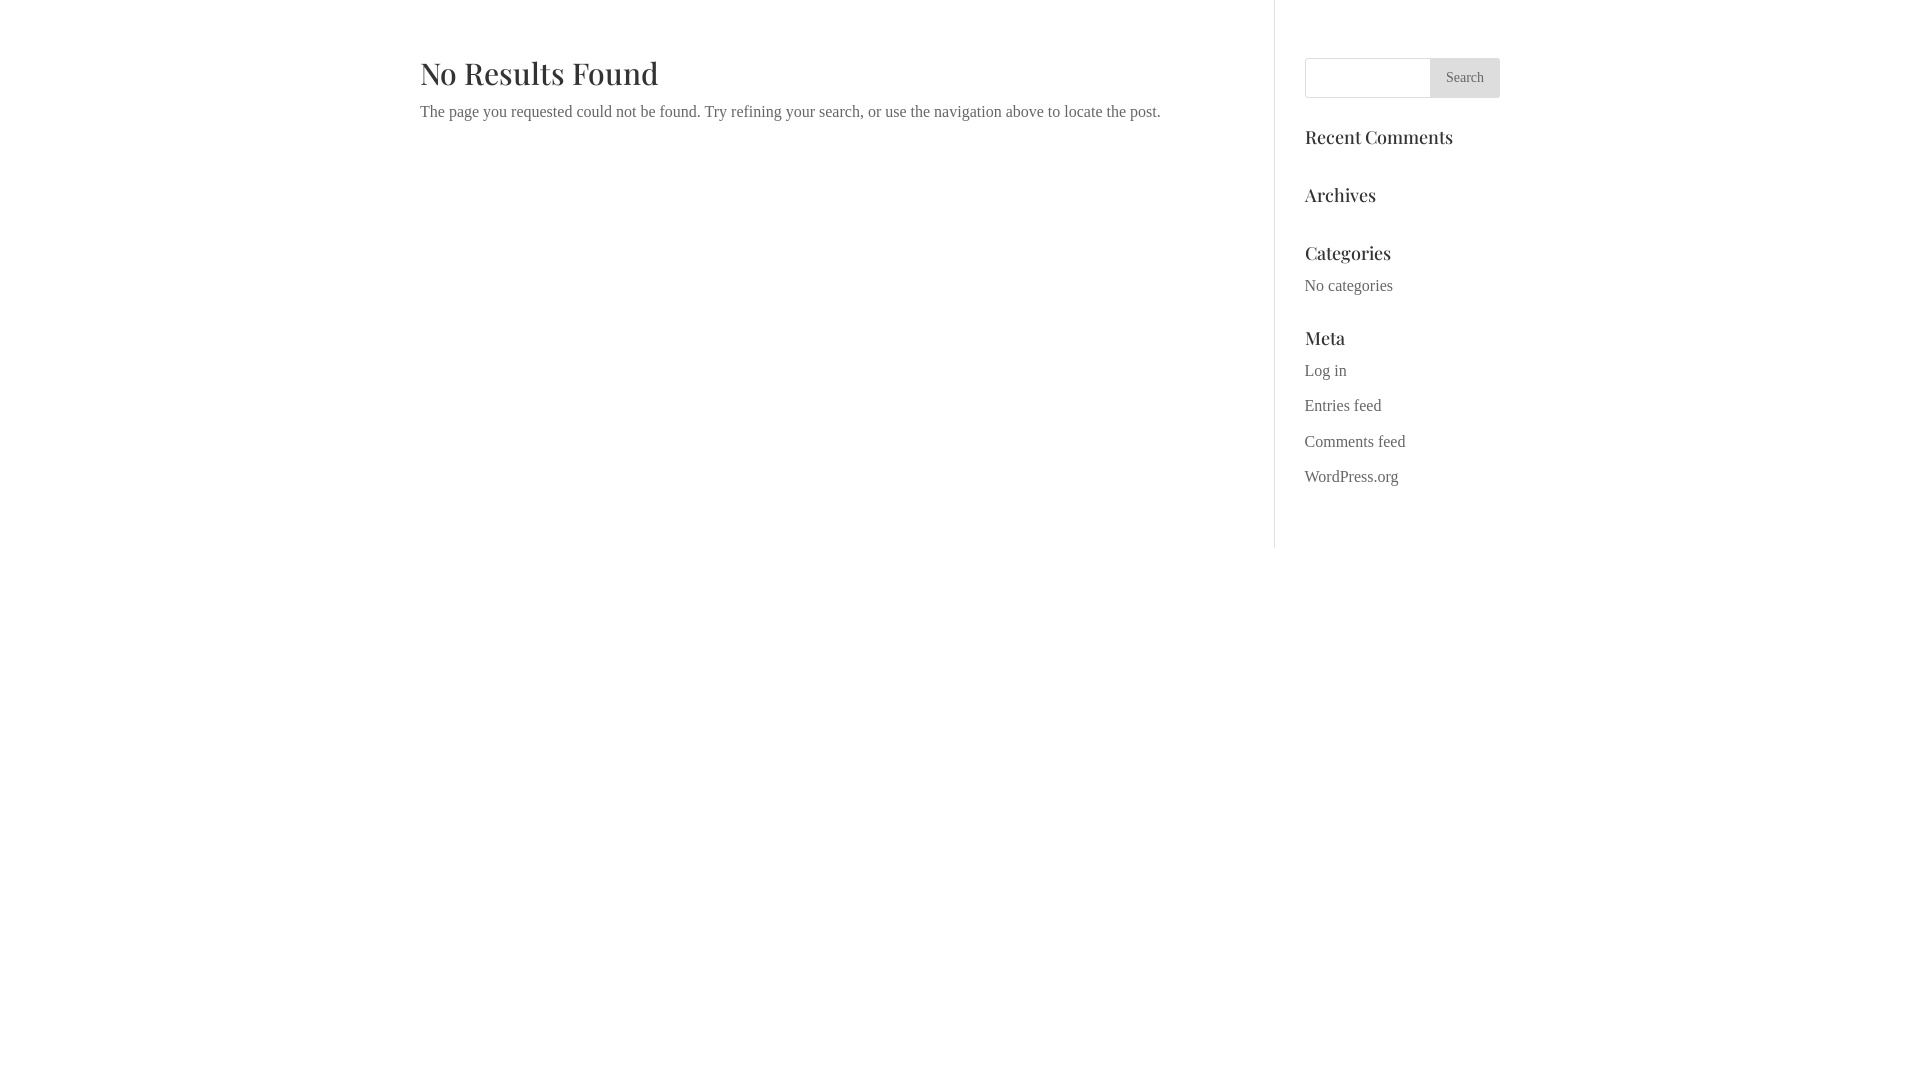  What do you see at coordinates (1343, 405) in the screenshot?
I see `'Entries feed'` at bounding box center [1343, 405].